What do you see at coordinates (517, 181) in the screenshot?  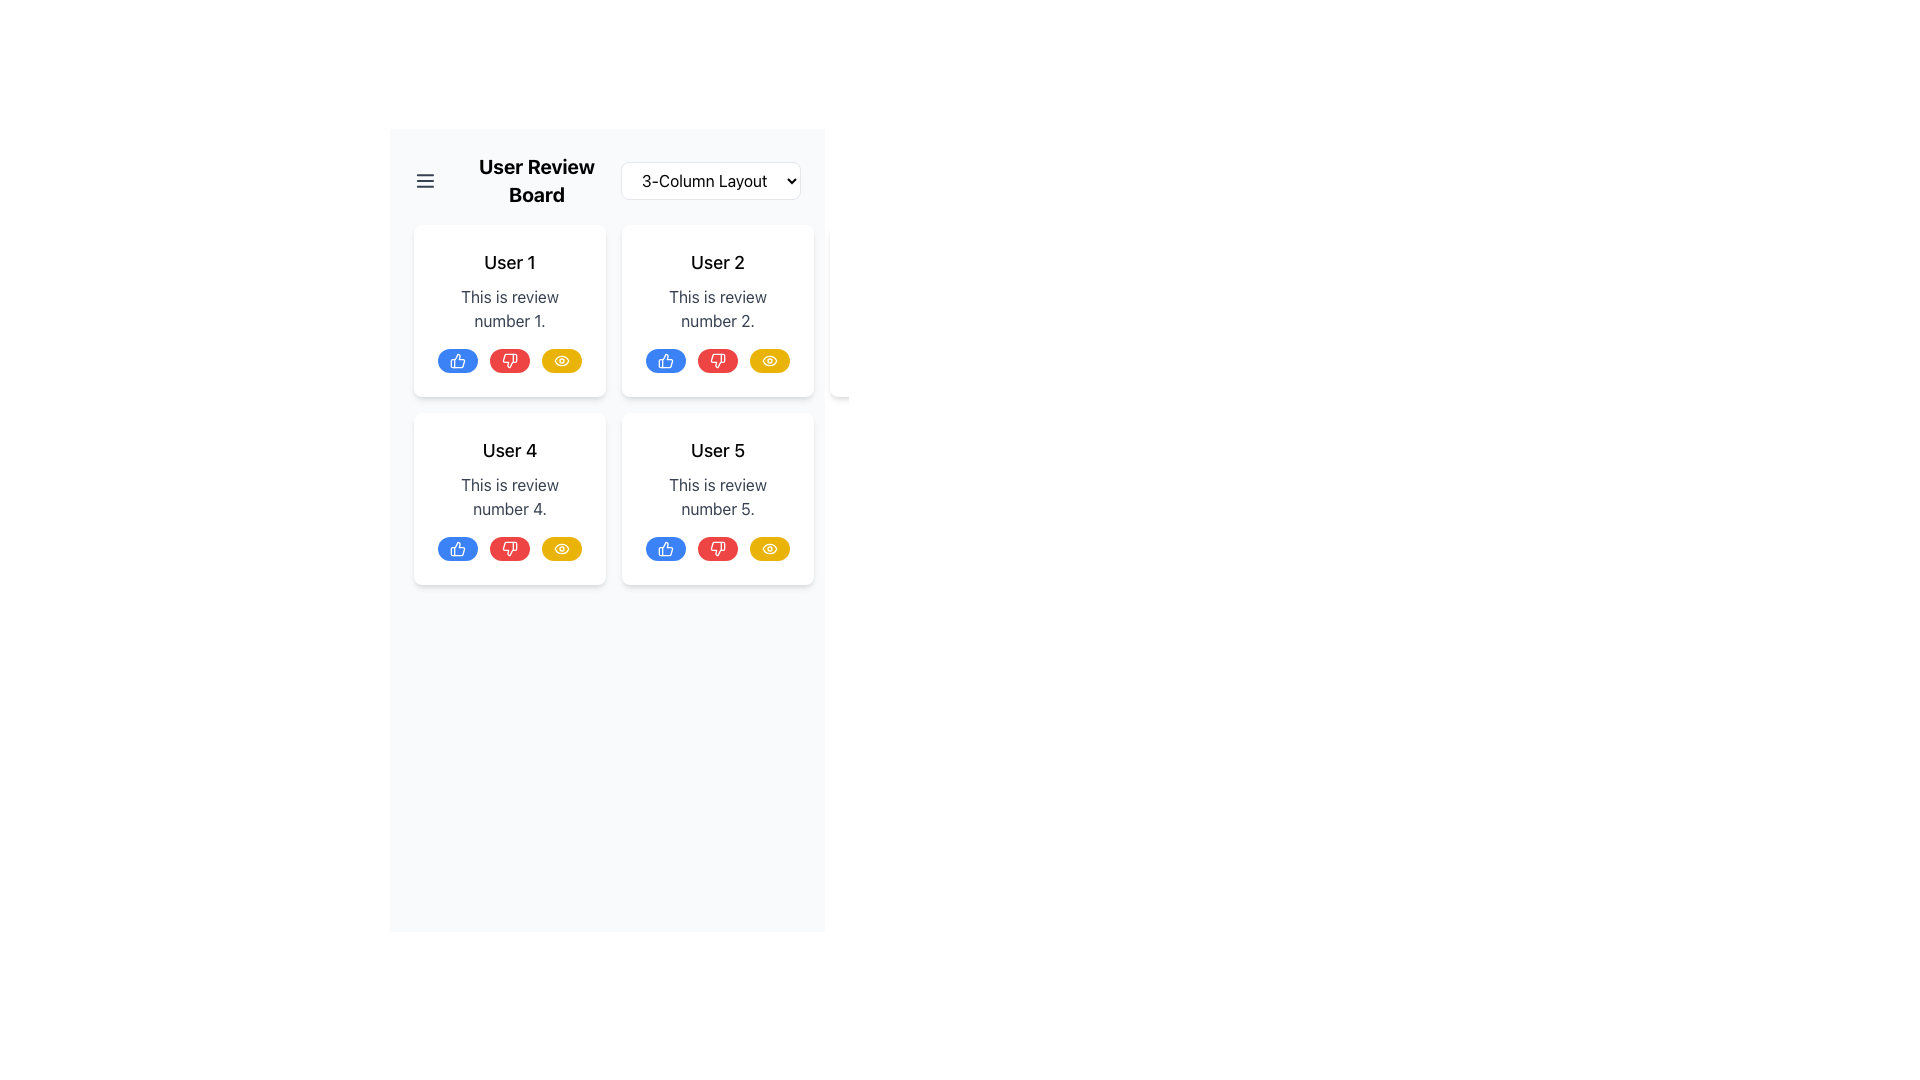 I see `the static text label that serves as the title for the interface, specifically labeling the current view as 'User Review Board'` at bounding box center [517, 181].